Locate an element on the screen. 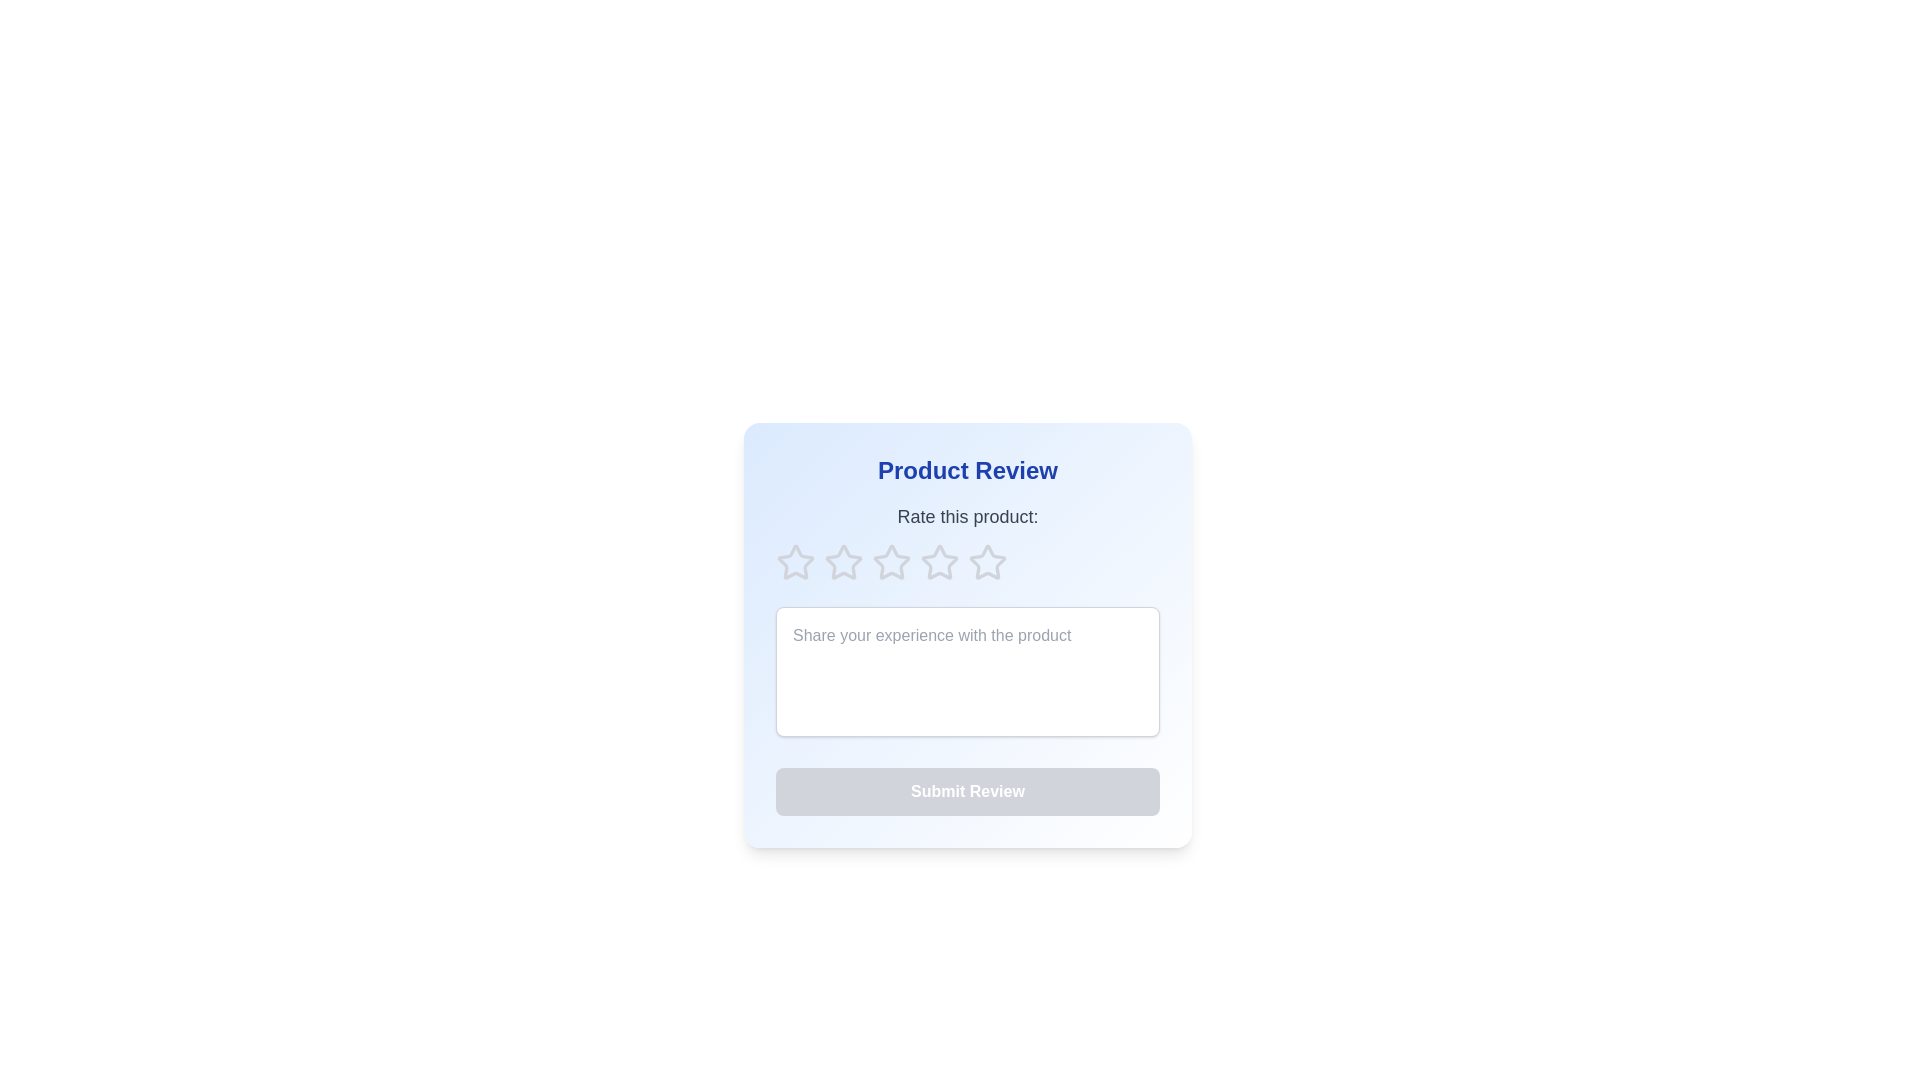 The width and height of the screenshot is (1920, 1080). the star icons is located at coordinates (968, 543).